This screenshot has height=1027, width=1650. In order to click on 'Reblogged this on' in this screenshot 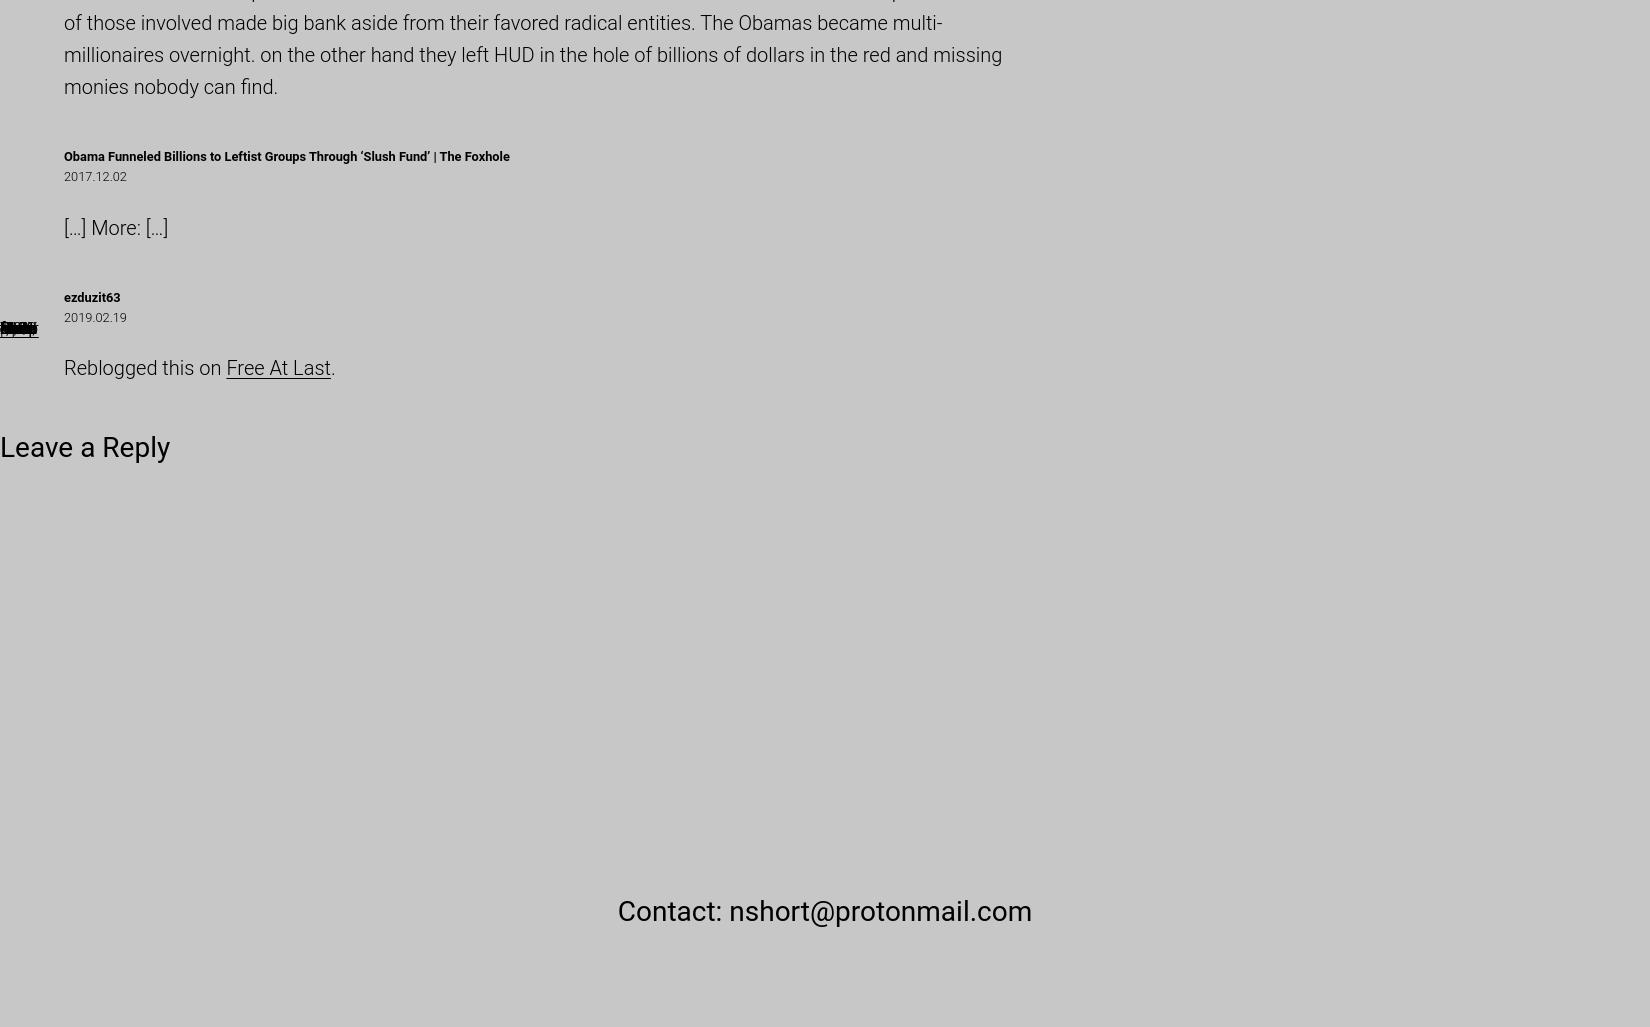, I will do `click(145, 367)`.